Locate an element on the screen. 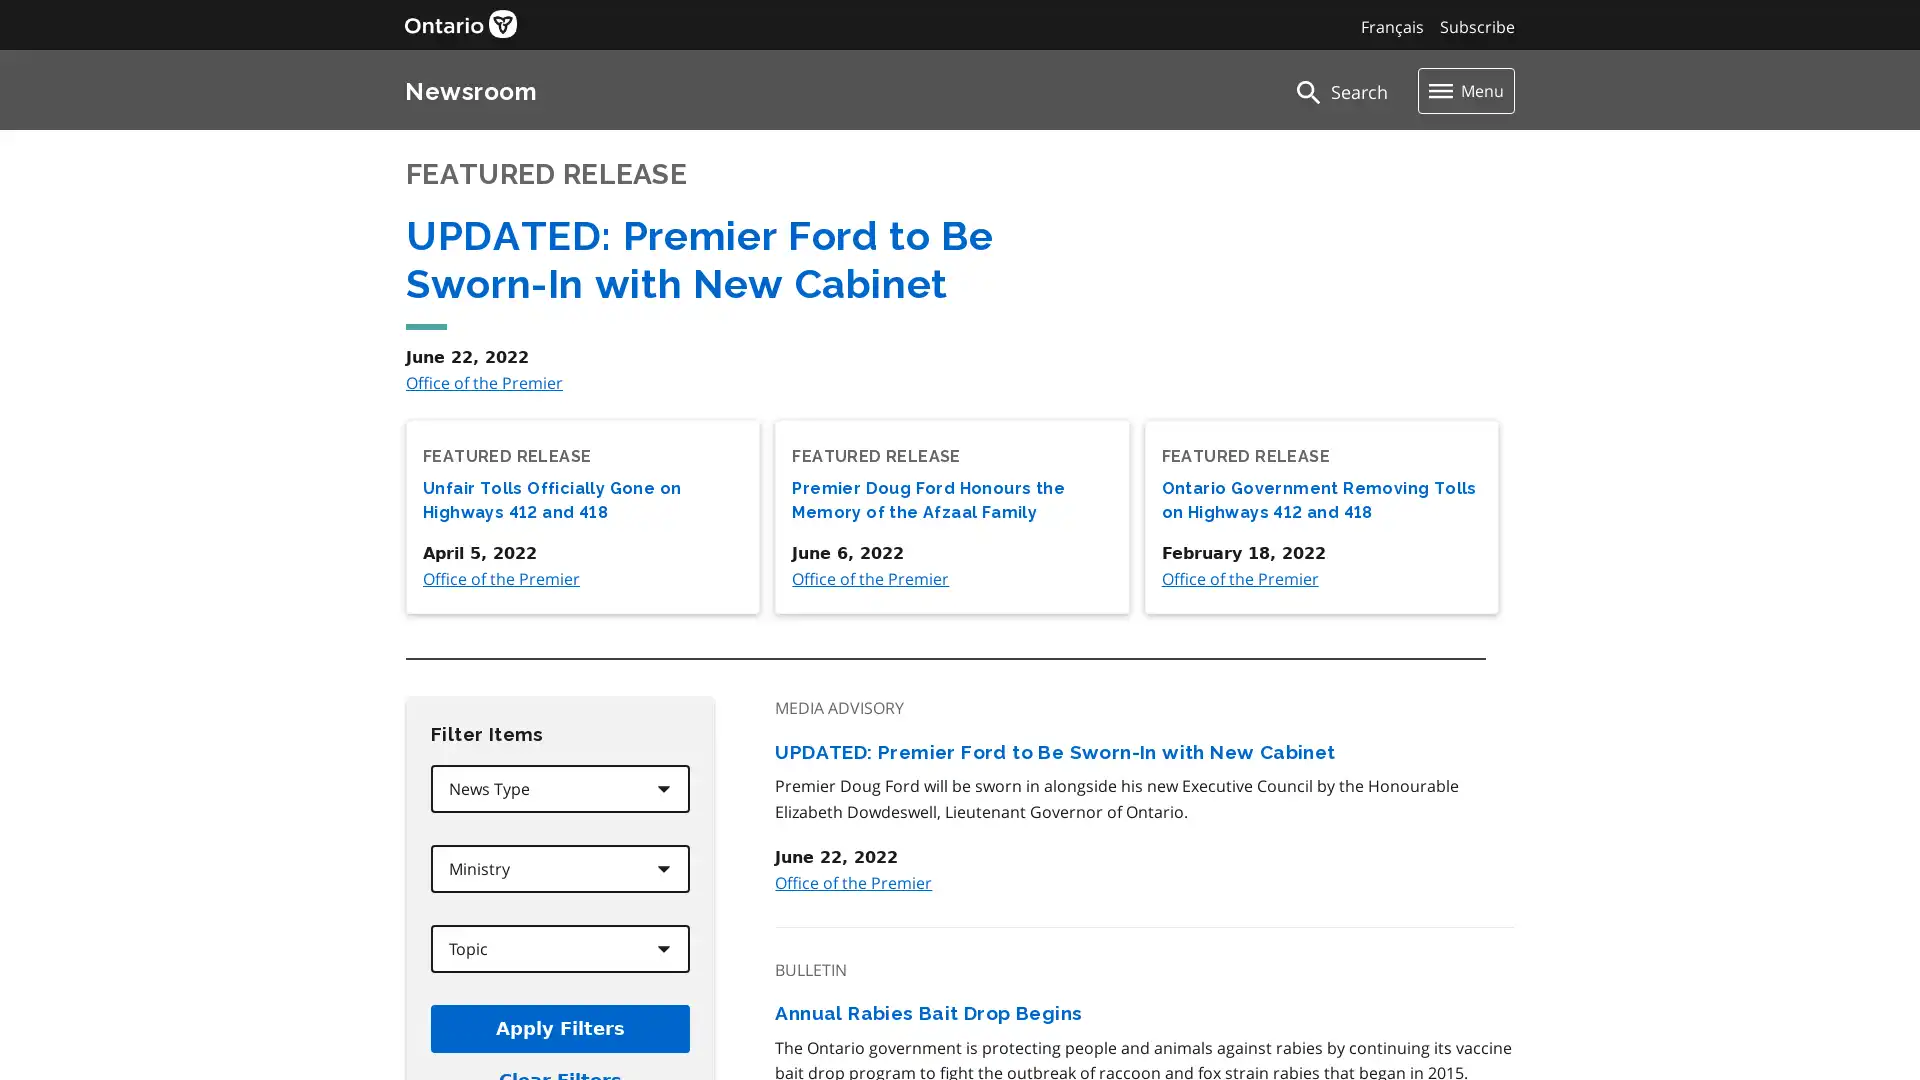 This screenshot has height=1080, width=1920. Apply Filters is located at coordinates (560, 1028).